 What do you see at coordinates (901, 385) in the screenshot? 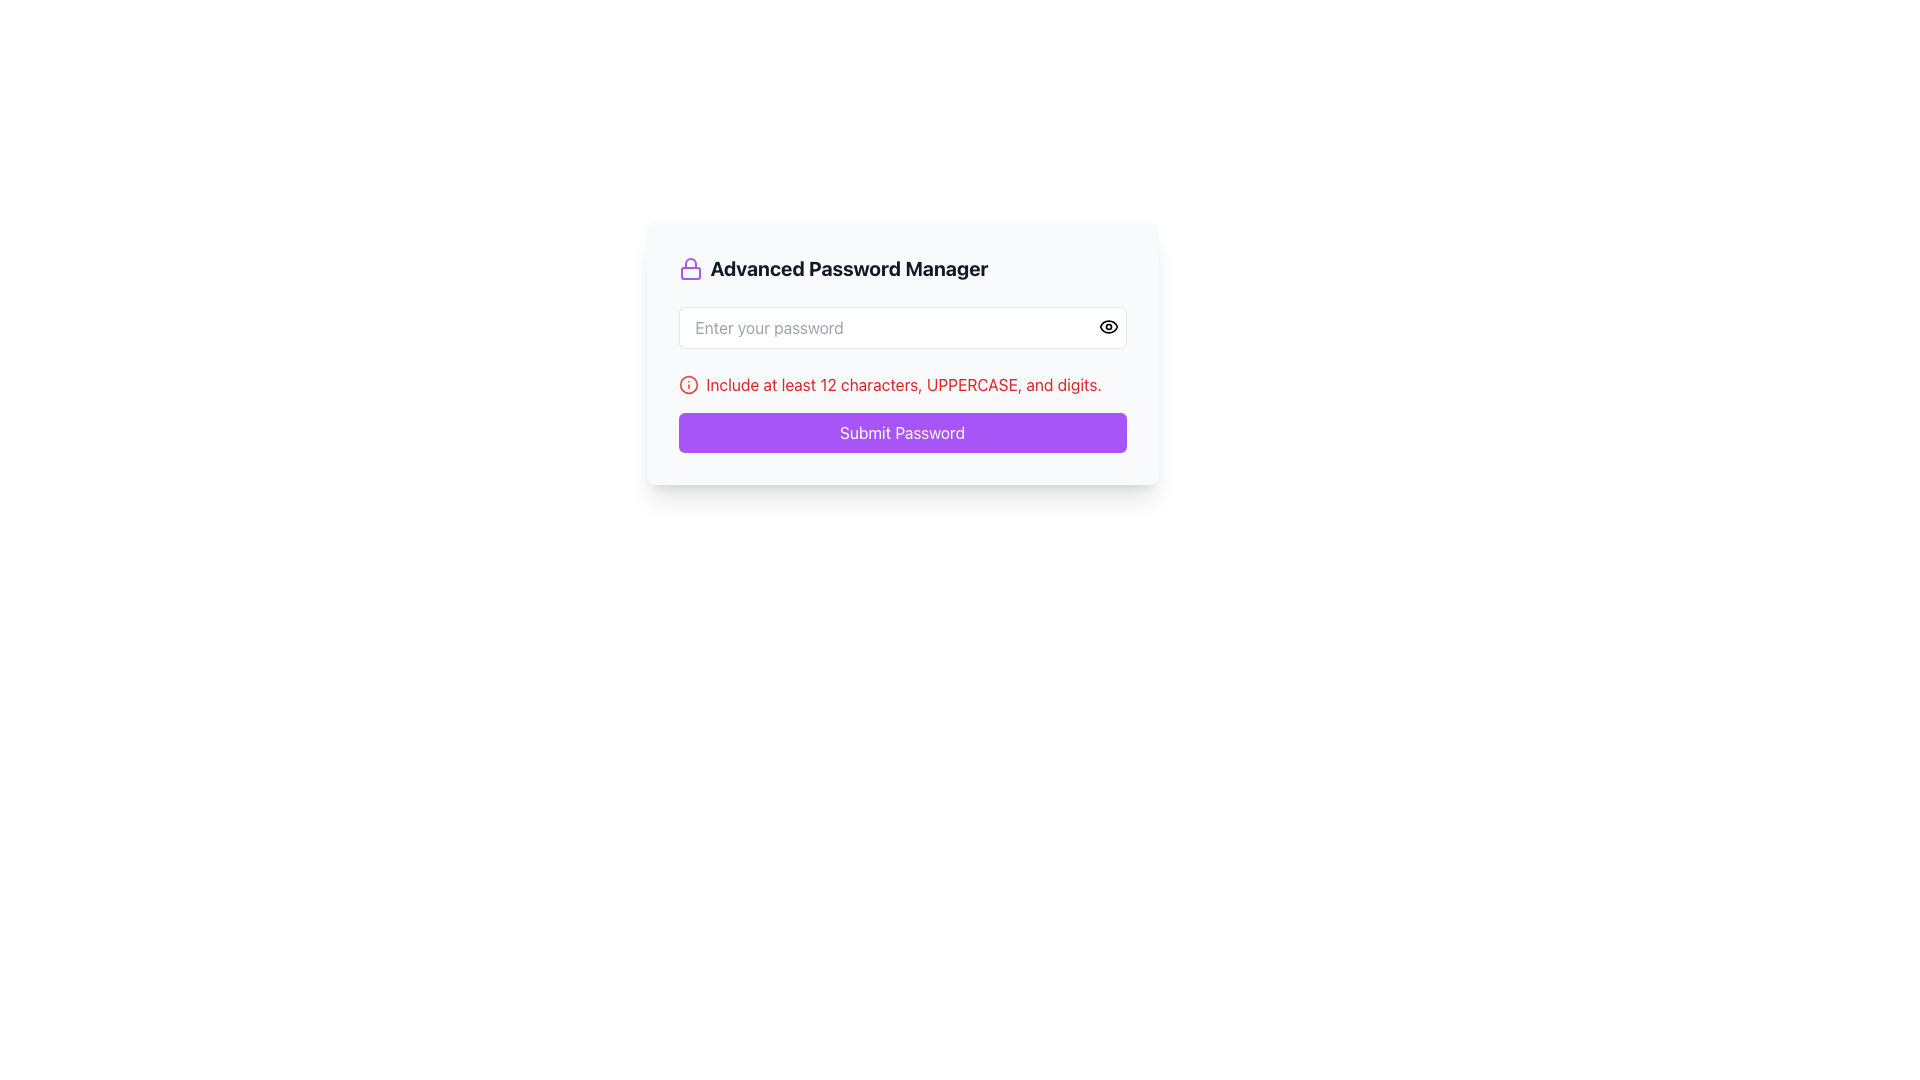
I see `informational text with the red warning message 'Include at least 12 characters, UPPERCASE, and digits.' located below the password input field in the 'Advanced Password Manager' card` at bounding box center [901, 385].